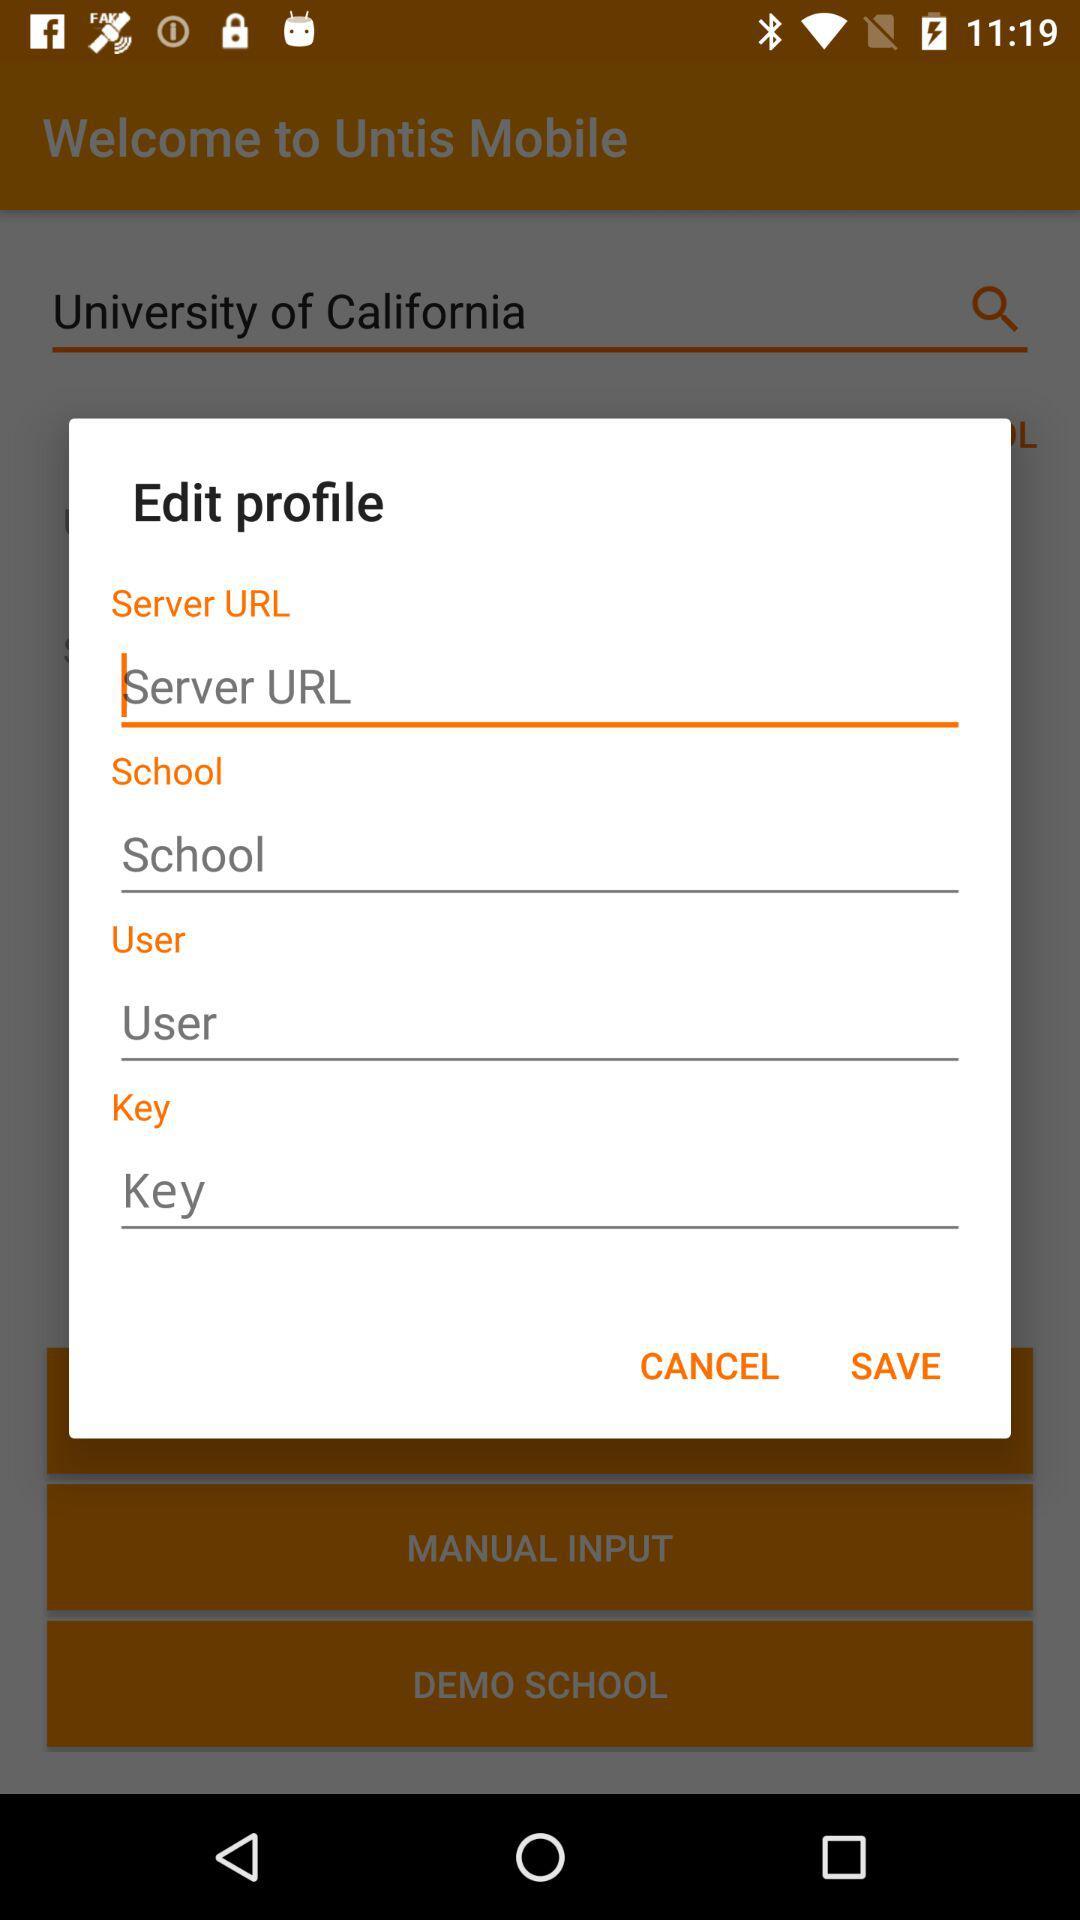  Describe the element at coordinates (540, 1022) in the screenshot. I see `insert user info` at that location.